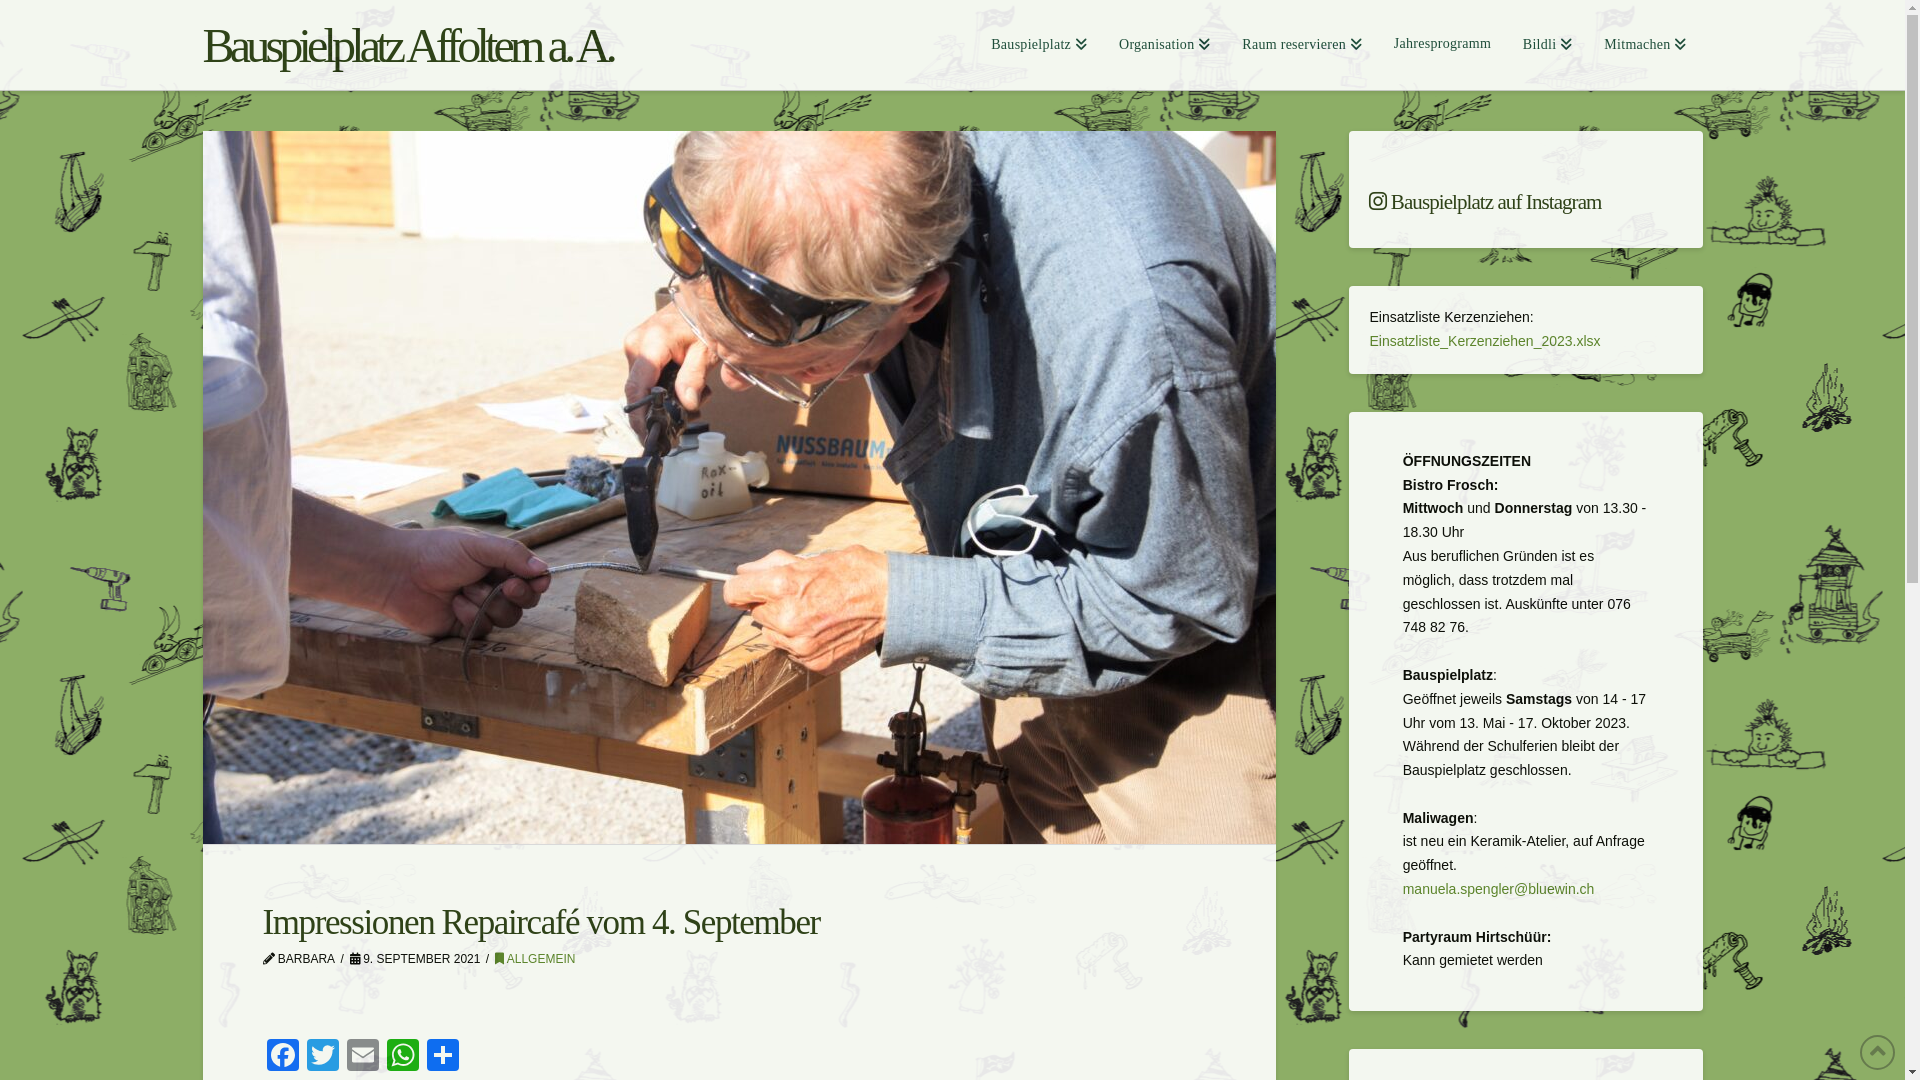  What do you see at coordinates (1546, 45) in the screenshot?
I see `'Bildli'` at bounding box center [1546, 45].